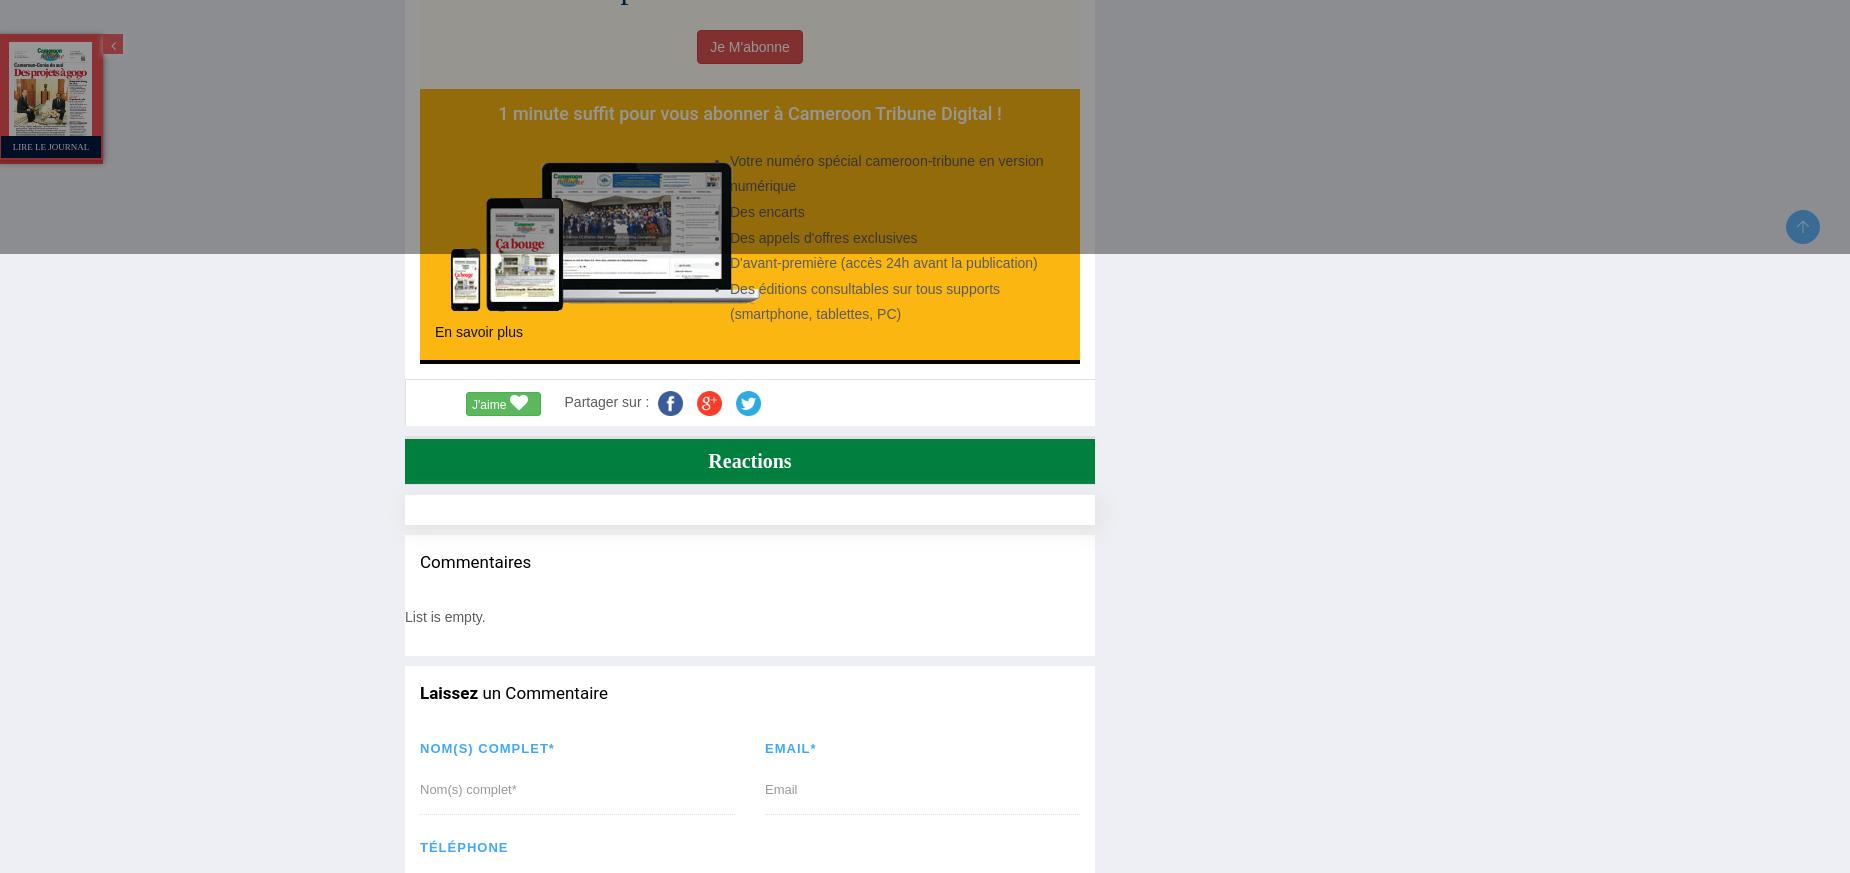  I want to click on 'un Commentaire', so click(542, 692).